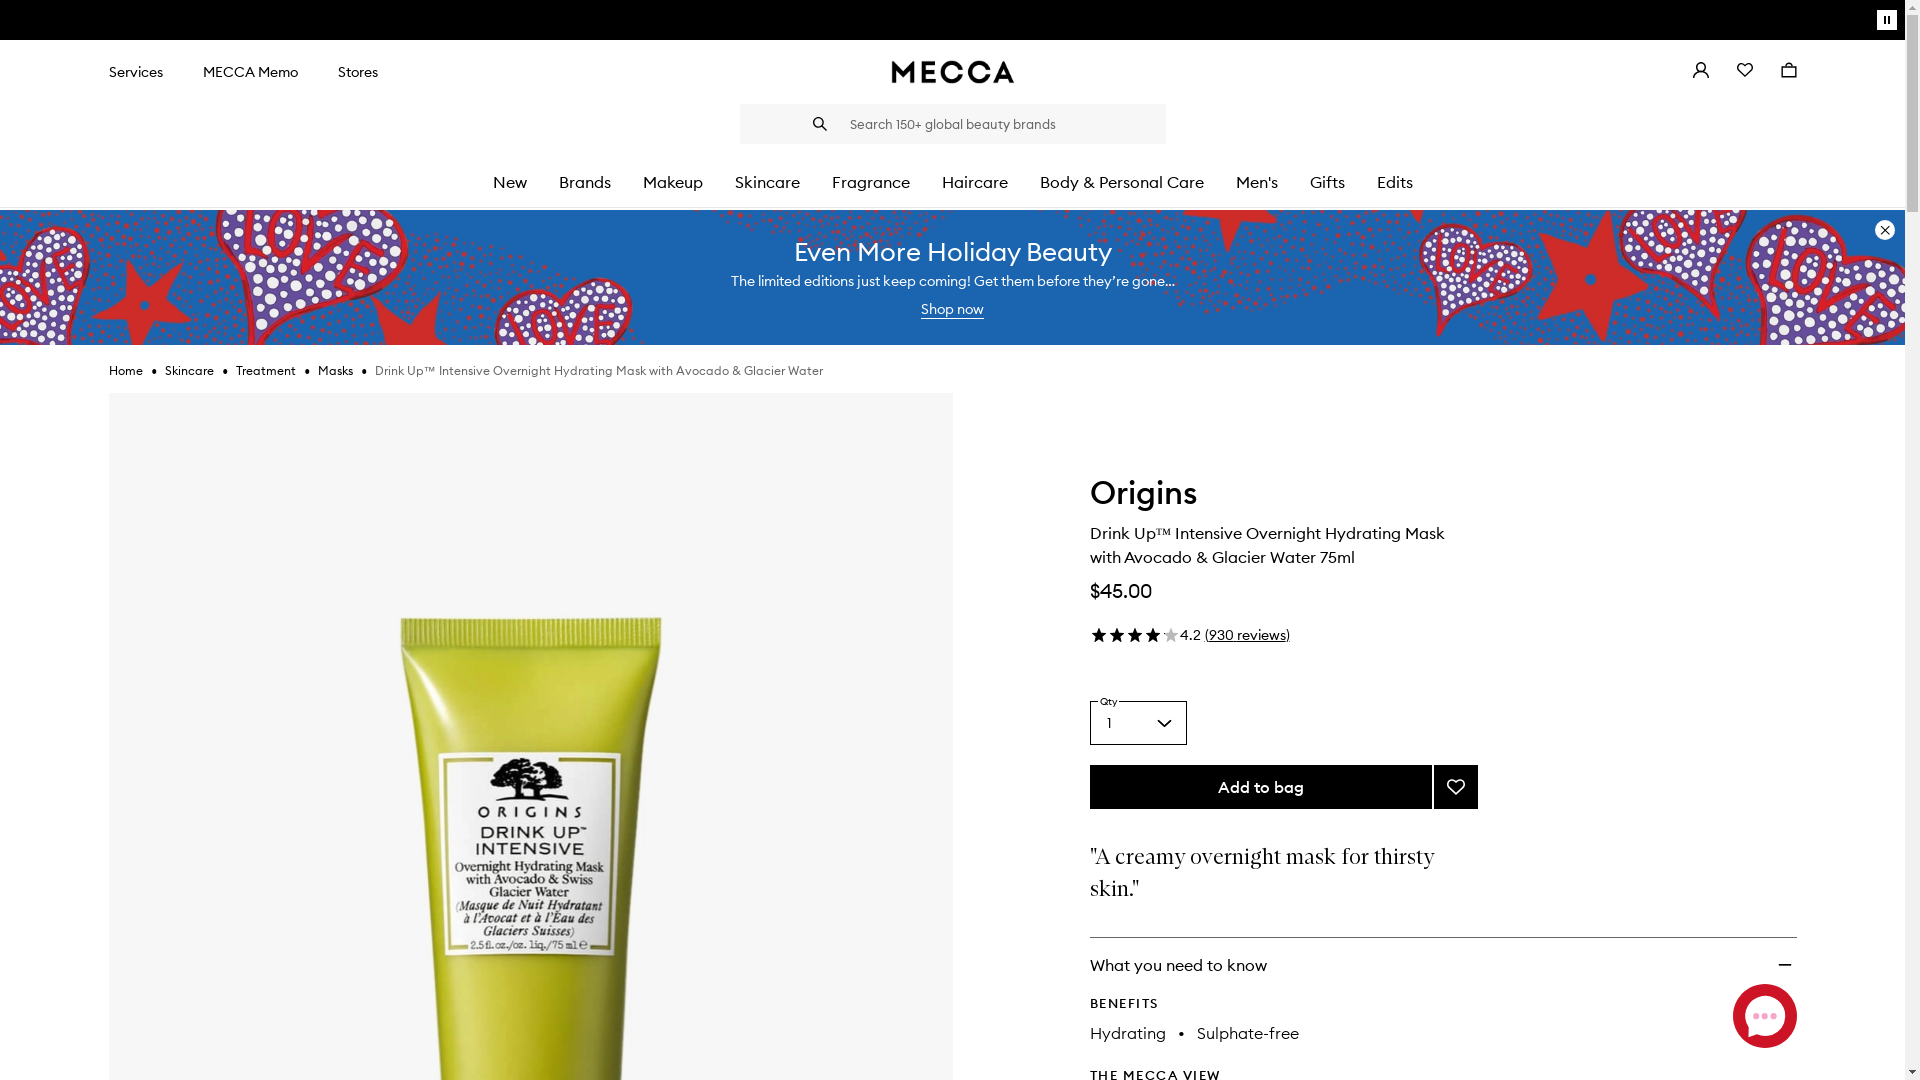 This screenshot has width=1920, height=1080. Describe the element at coordinates (1260, 785) in the screenshot. I see `'Add to bag'` at that location.